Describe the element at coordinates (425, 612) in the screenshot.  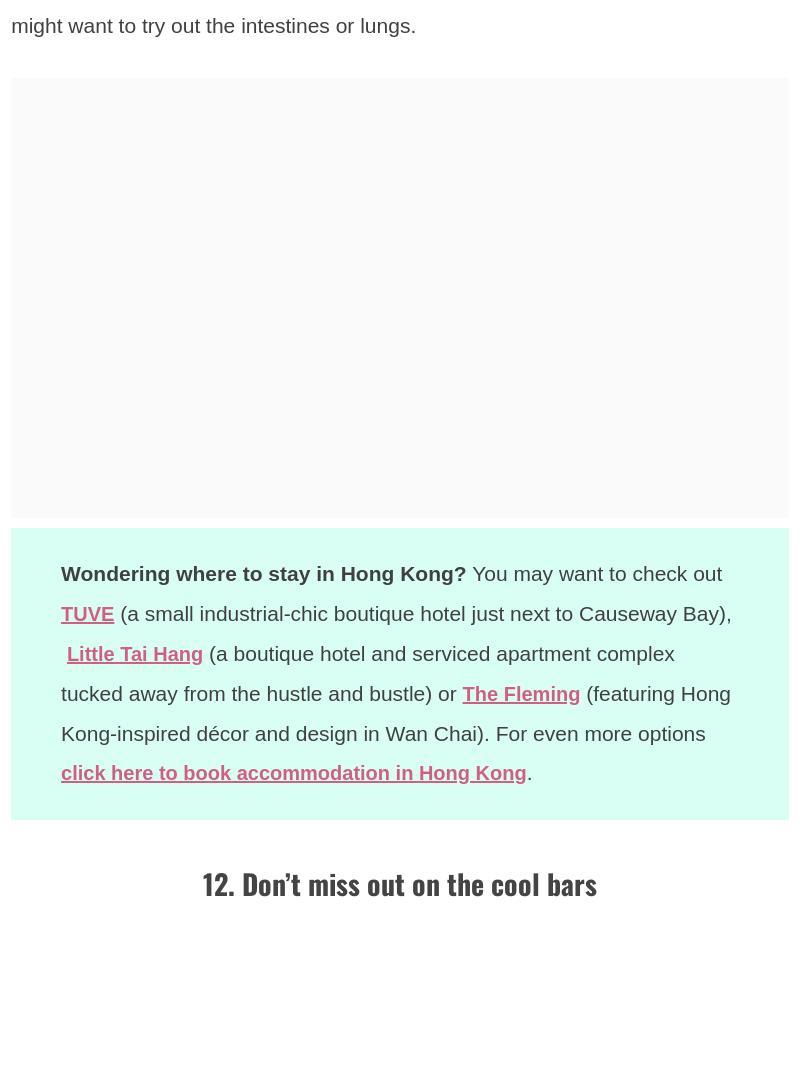
I see `'(a small industrial-chic boutique hotel just next to Causeway Bay),'` at that location.